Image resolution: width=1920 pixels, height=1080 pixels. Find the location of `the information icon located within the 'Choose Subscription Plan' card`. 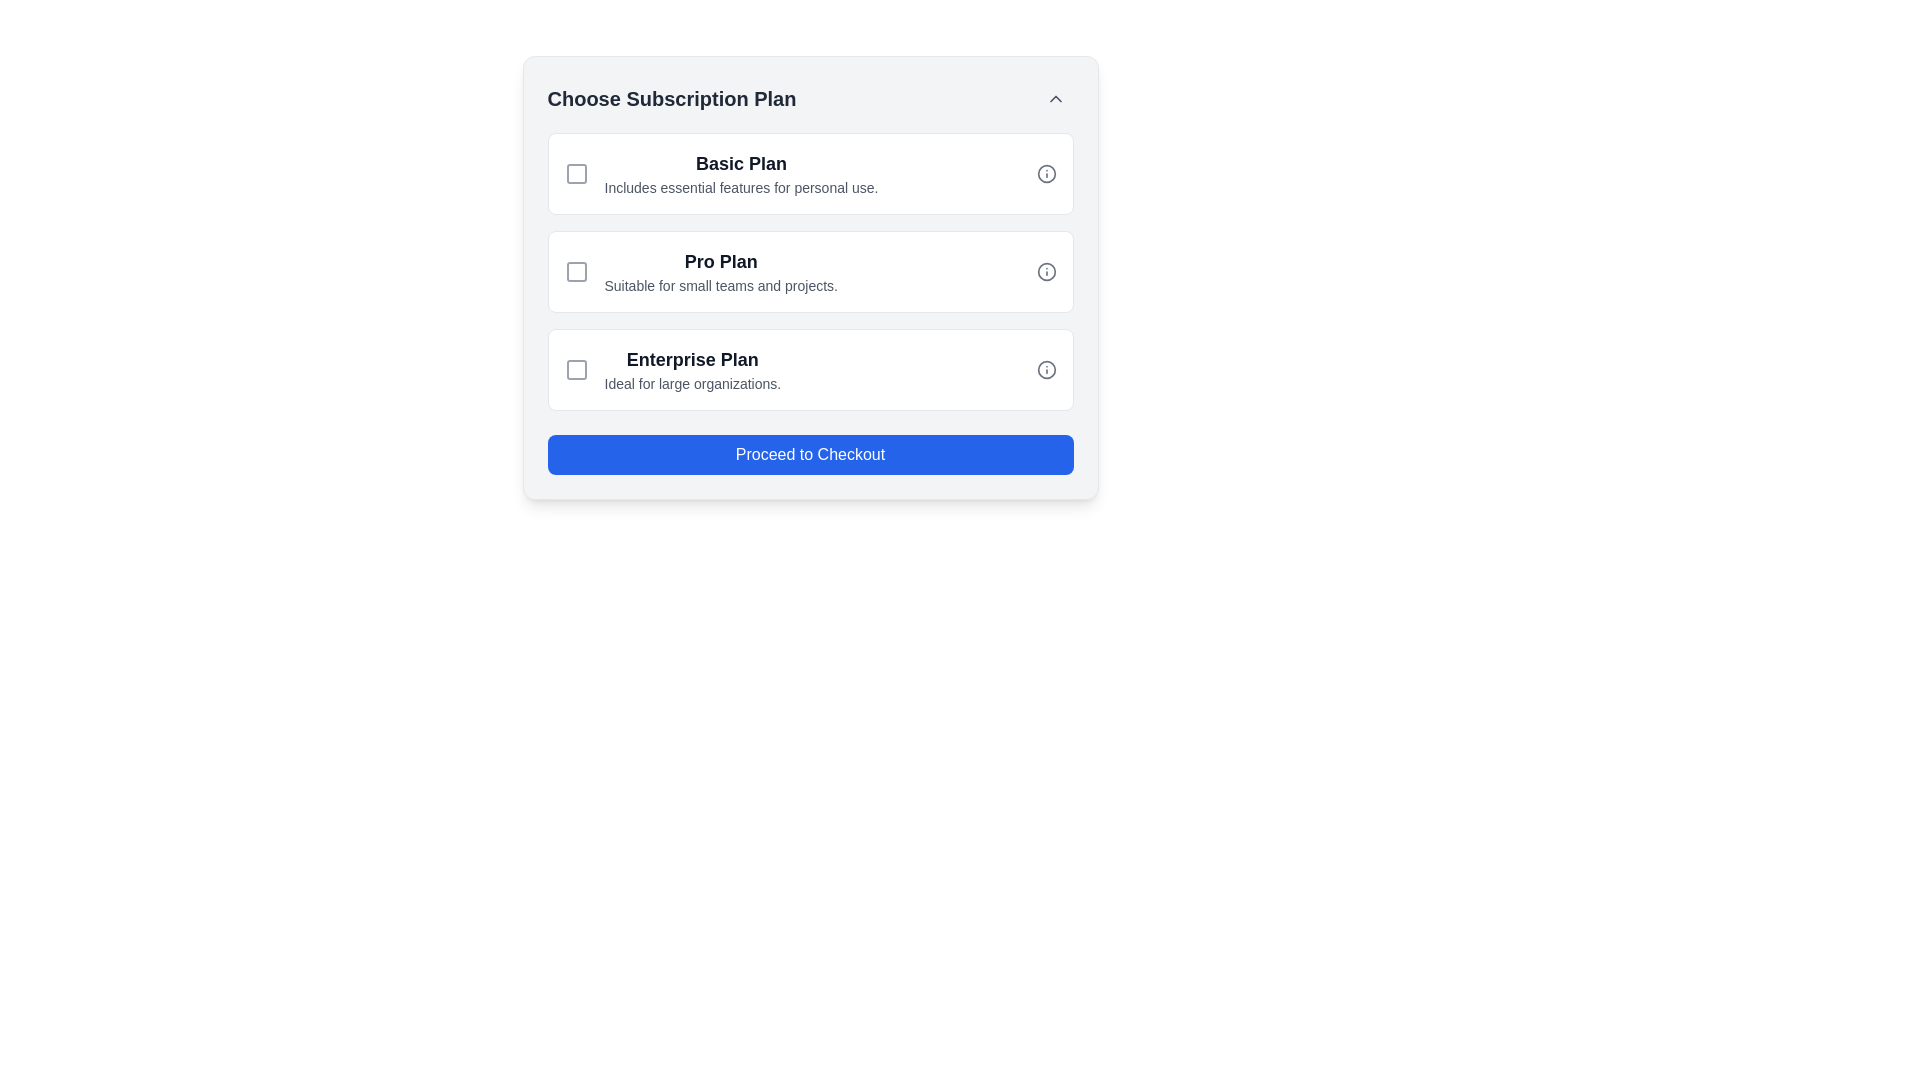

the information icon located within the 'Choose Subscription Plan' card is located at coordinates (810, 272).